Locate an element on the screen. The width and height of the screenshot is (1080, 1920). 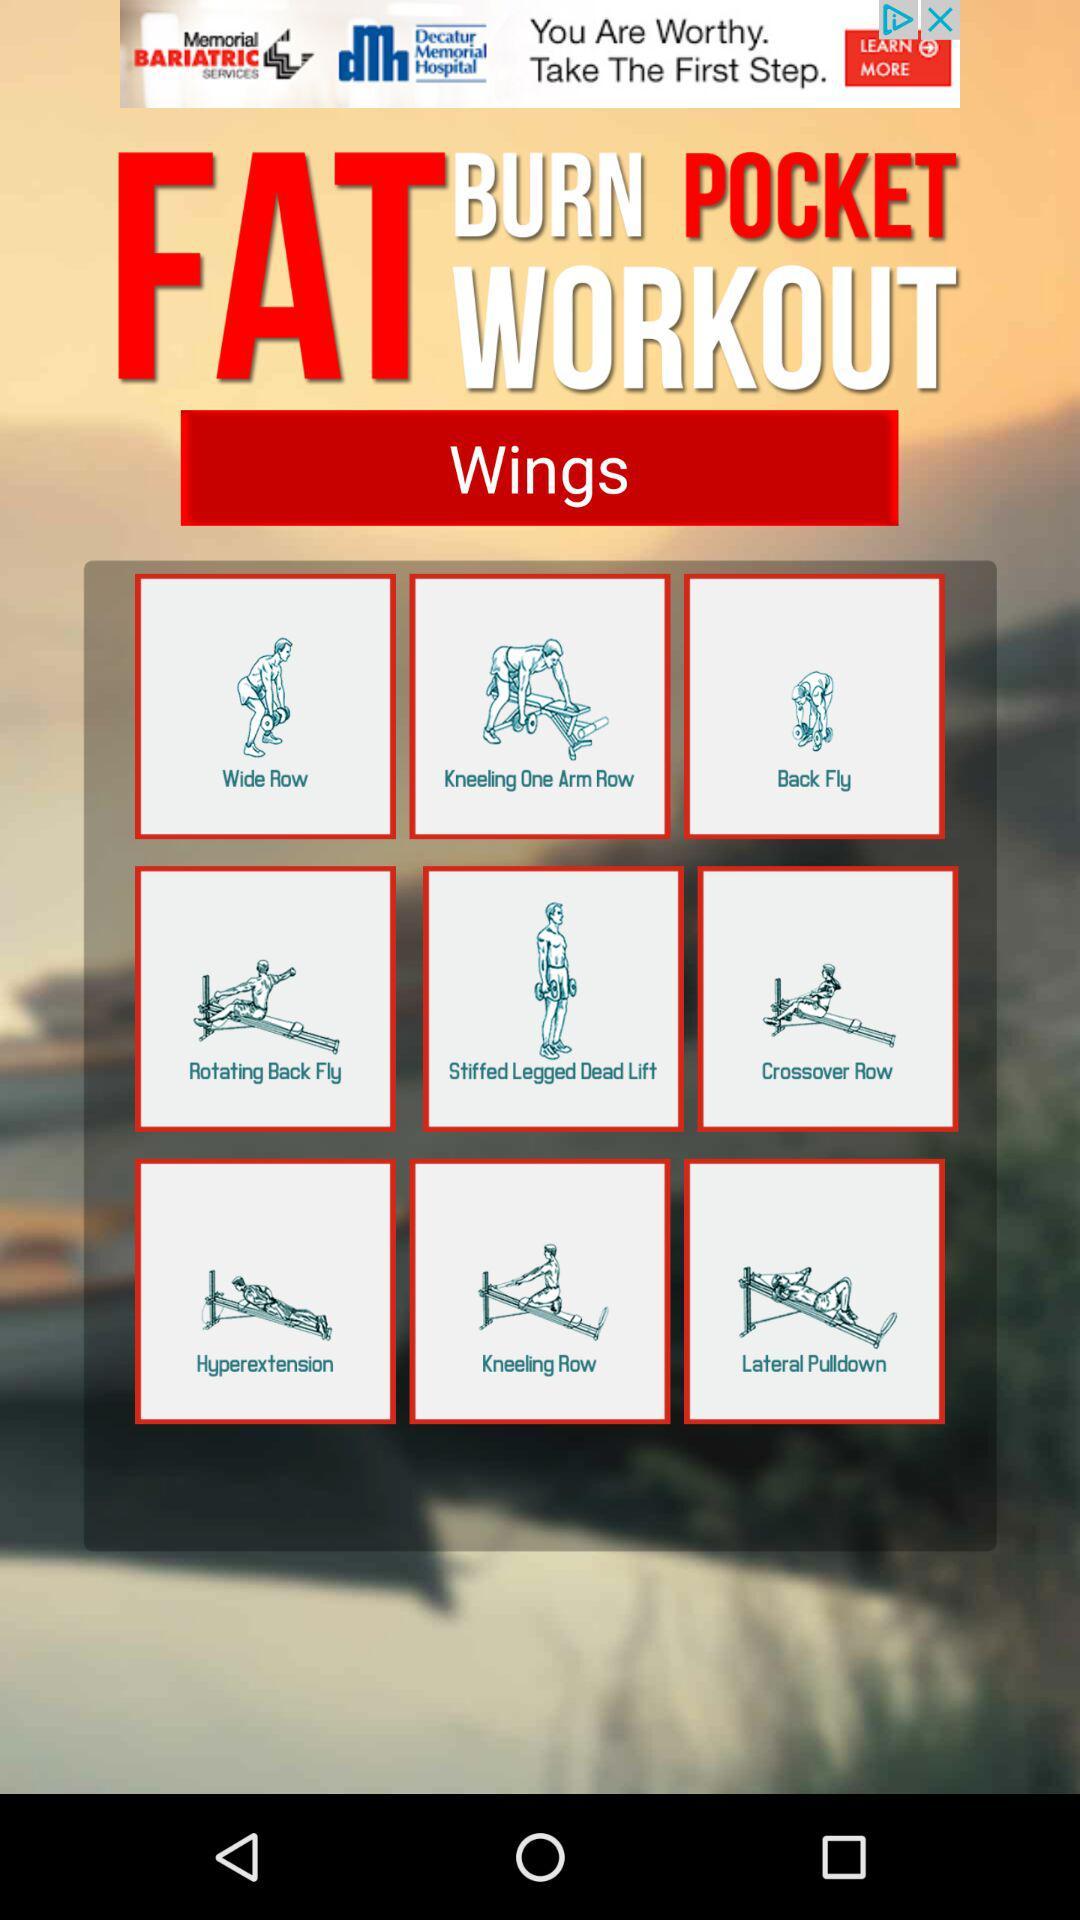
show the add is located at coordinates (540, 65).